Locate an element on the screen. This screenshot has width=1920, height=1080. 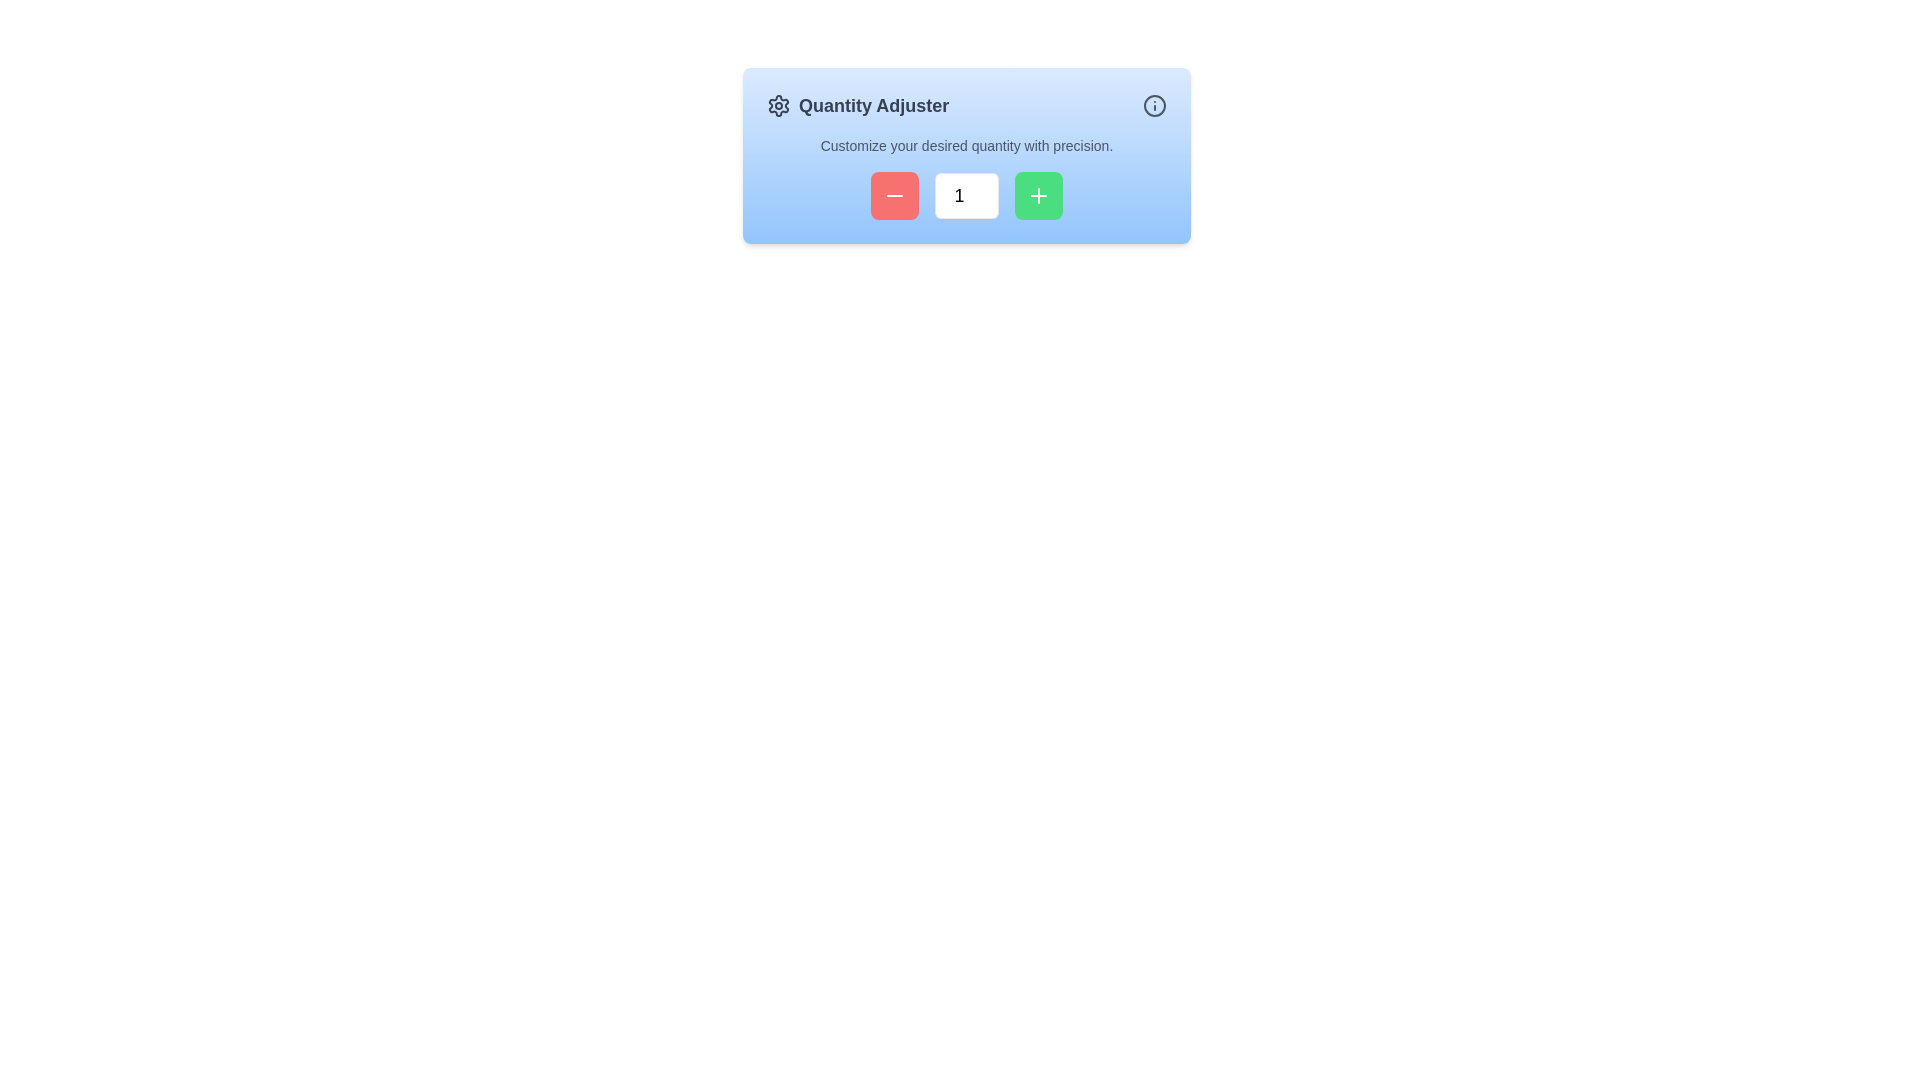
the gear-shaped icon located in the top-left corner of the blue card interface titled 'Quantity Adjuster' is located at coordinates (777, 105).